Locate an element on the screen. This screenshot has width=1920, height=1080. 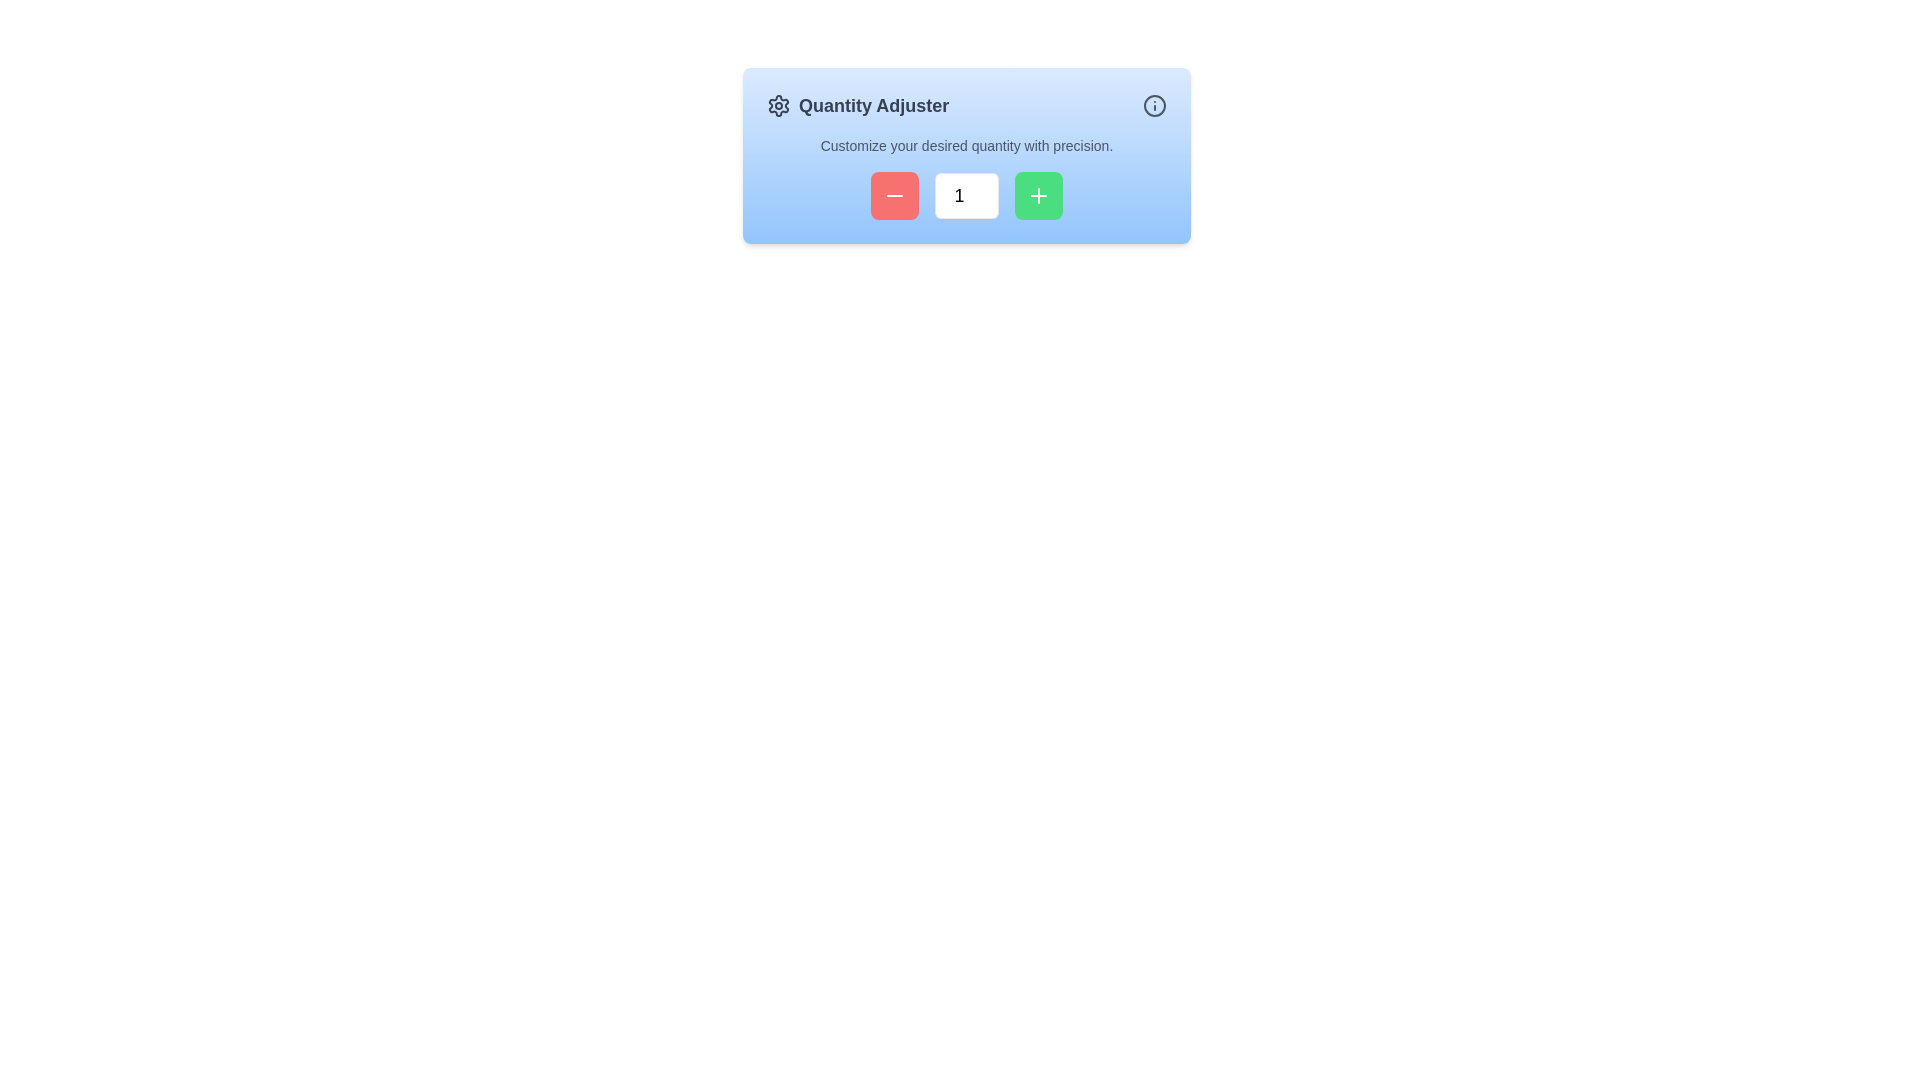
the gear-shaped icon located in the top-left corner of the blue card interface titled 'Quantity Adjuster' is located at coordinates (777, 105).